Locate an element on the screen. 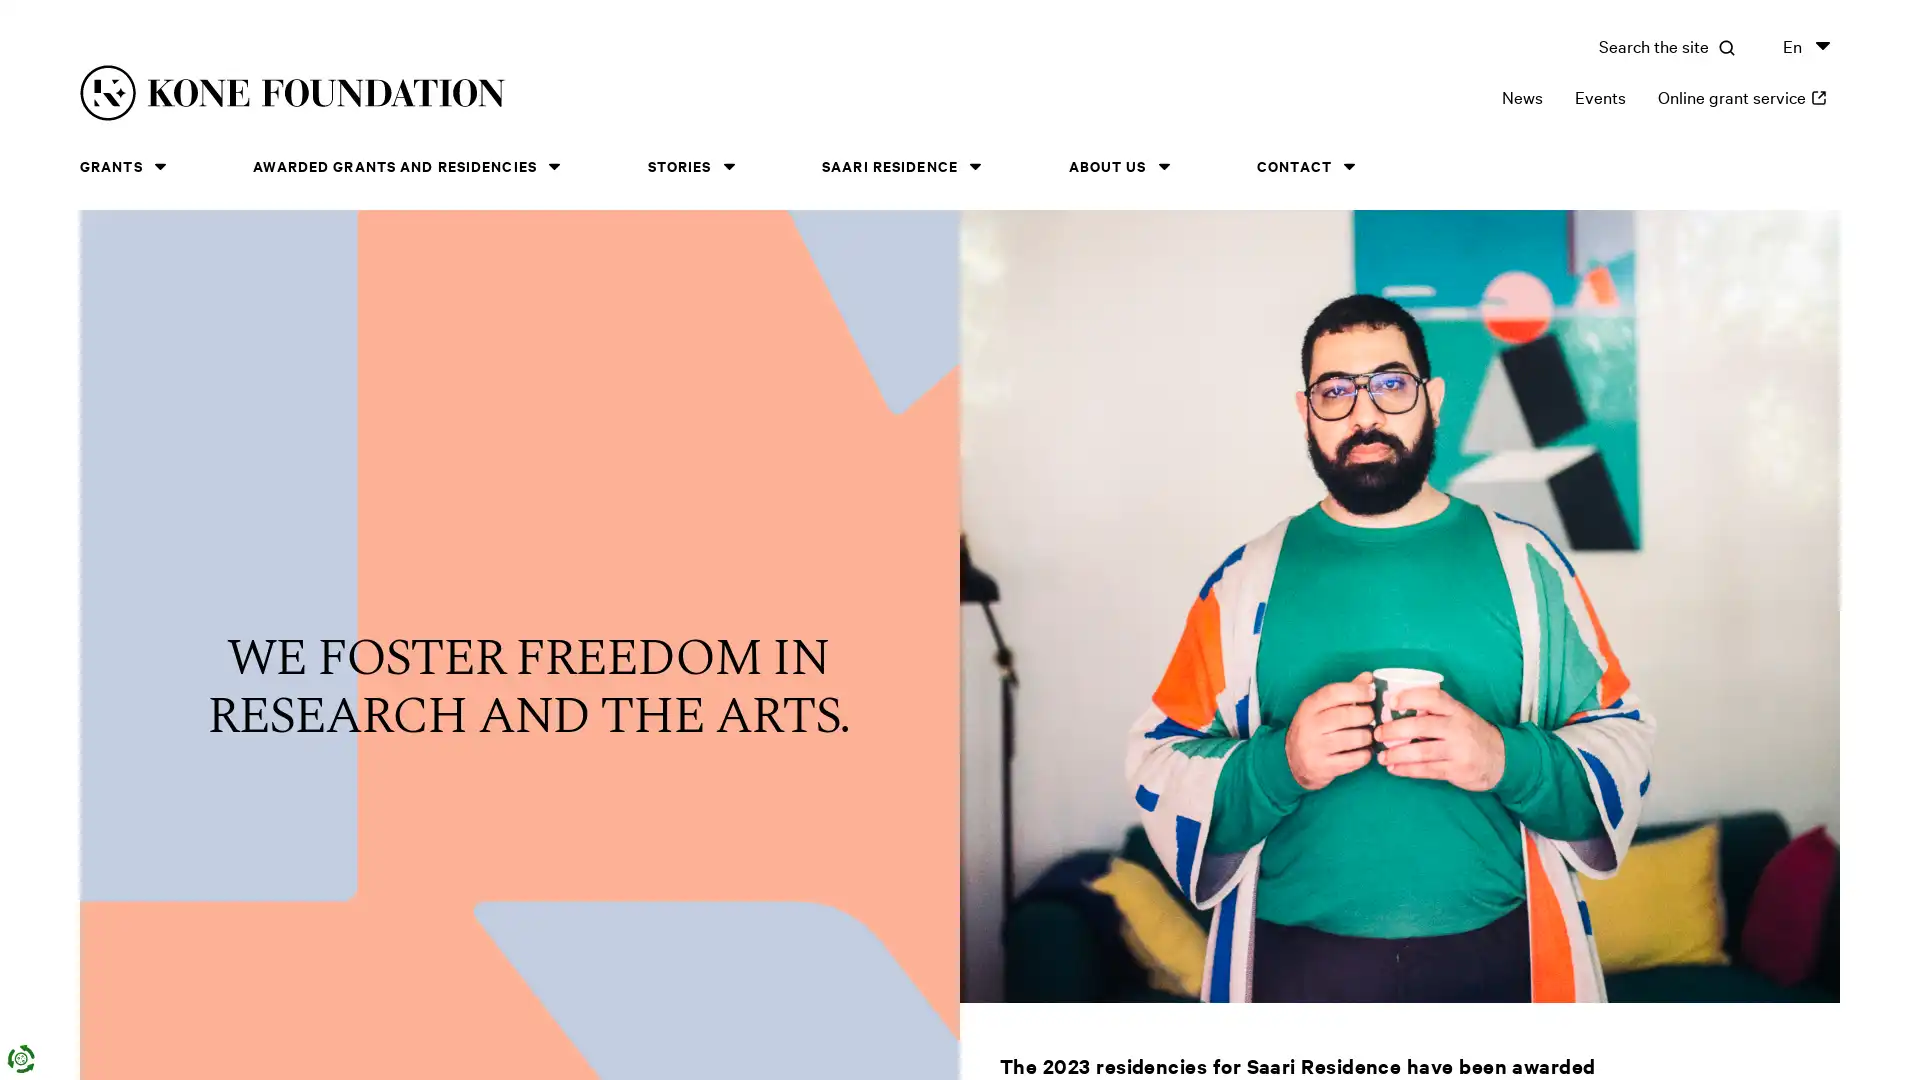  About us osion alavalikko is located at coordinates (1163, 165).